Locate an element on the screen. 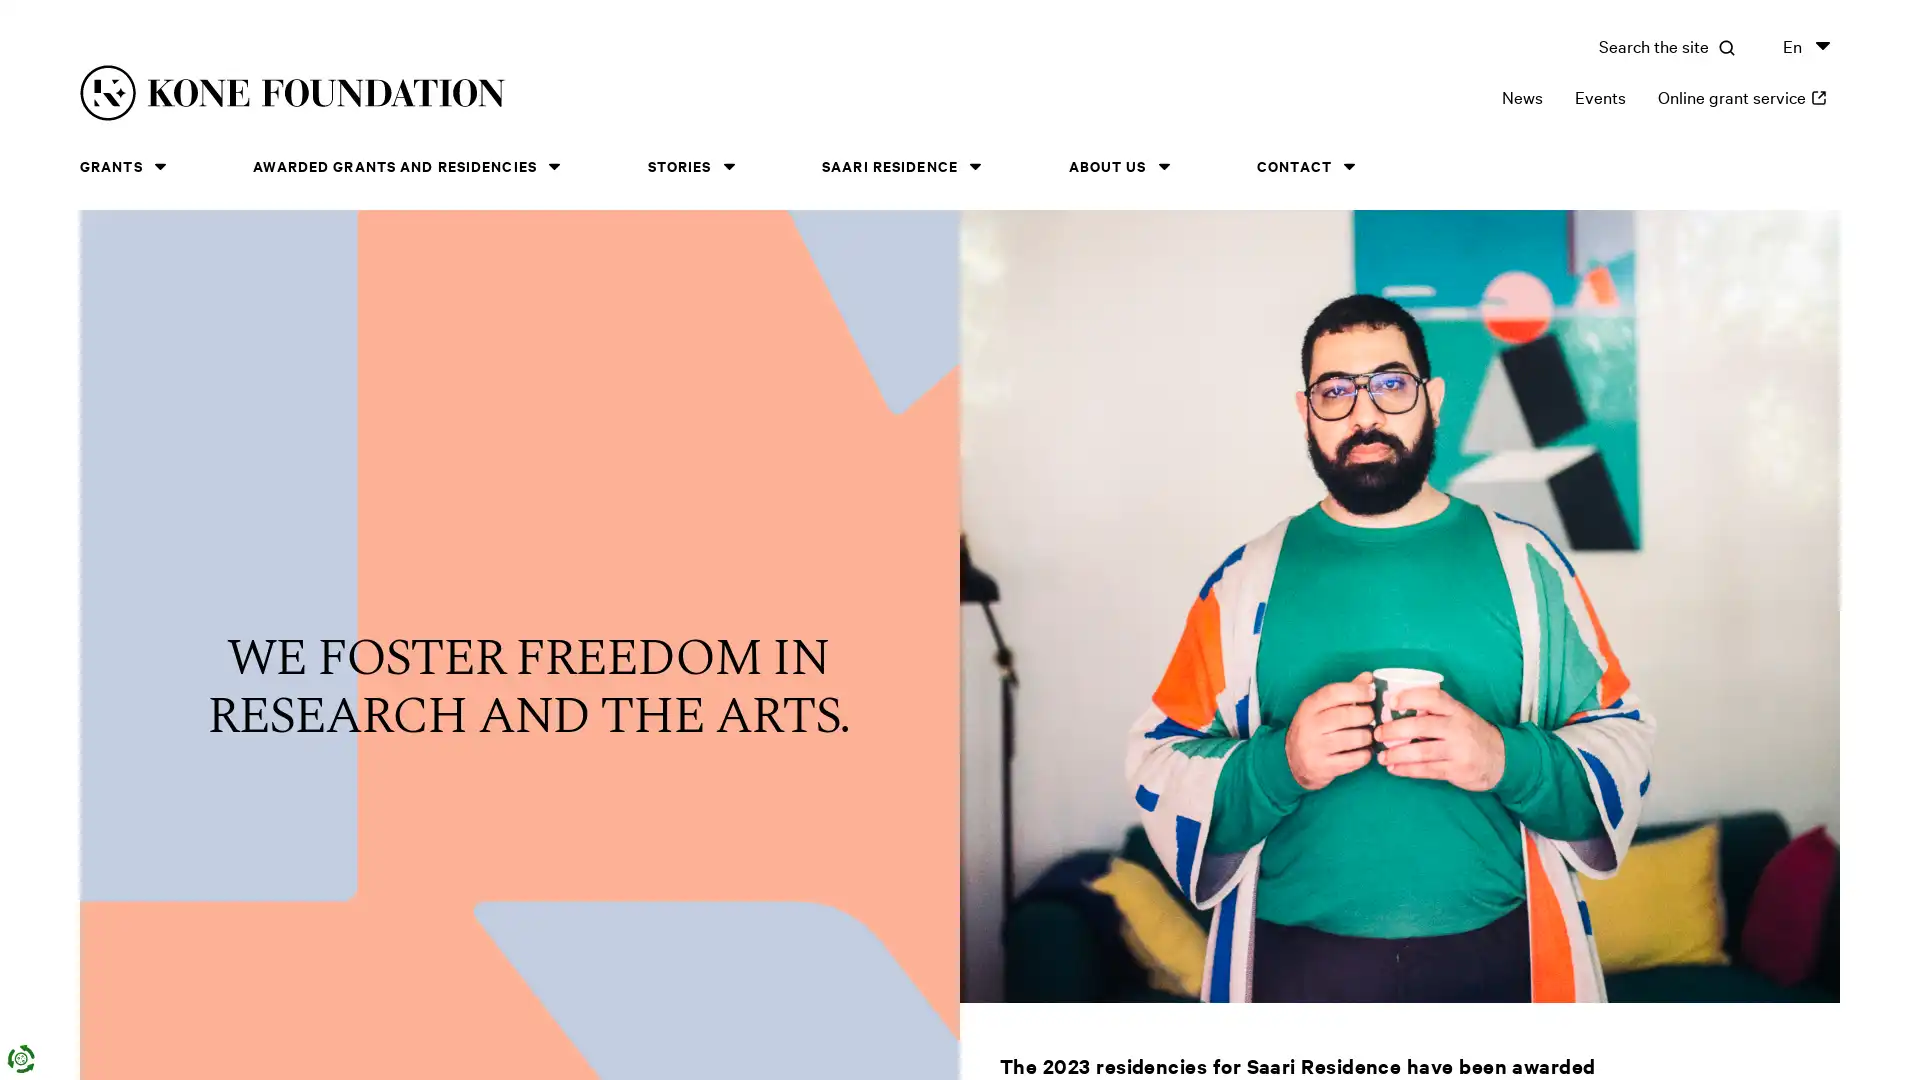  About us osion alavalikko is located at coordinates (1163, 165).